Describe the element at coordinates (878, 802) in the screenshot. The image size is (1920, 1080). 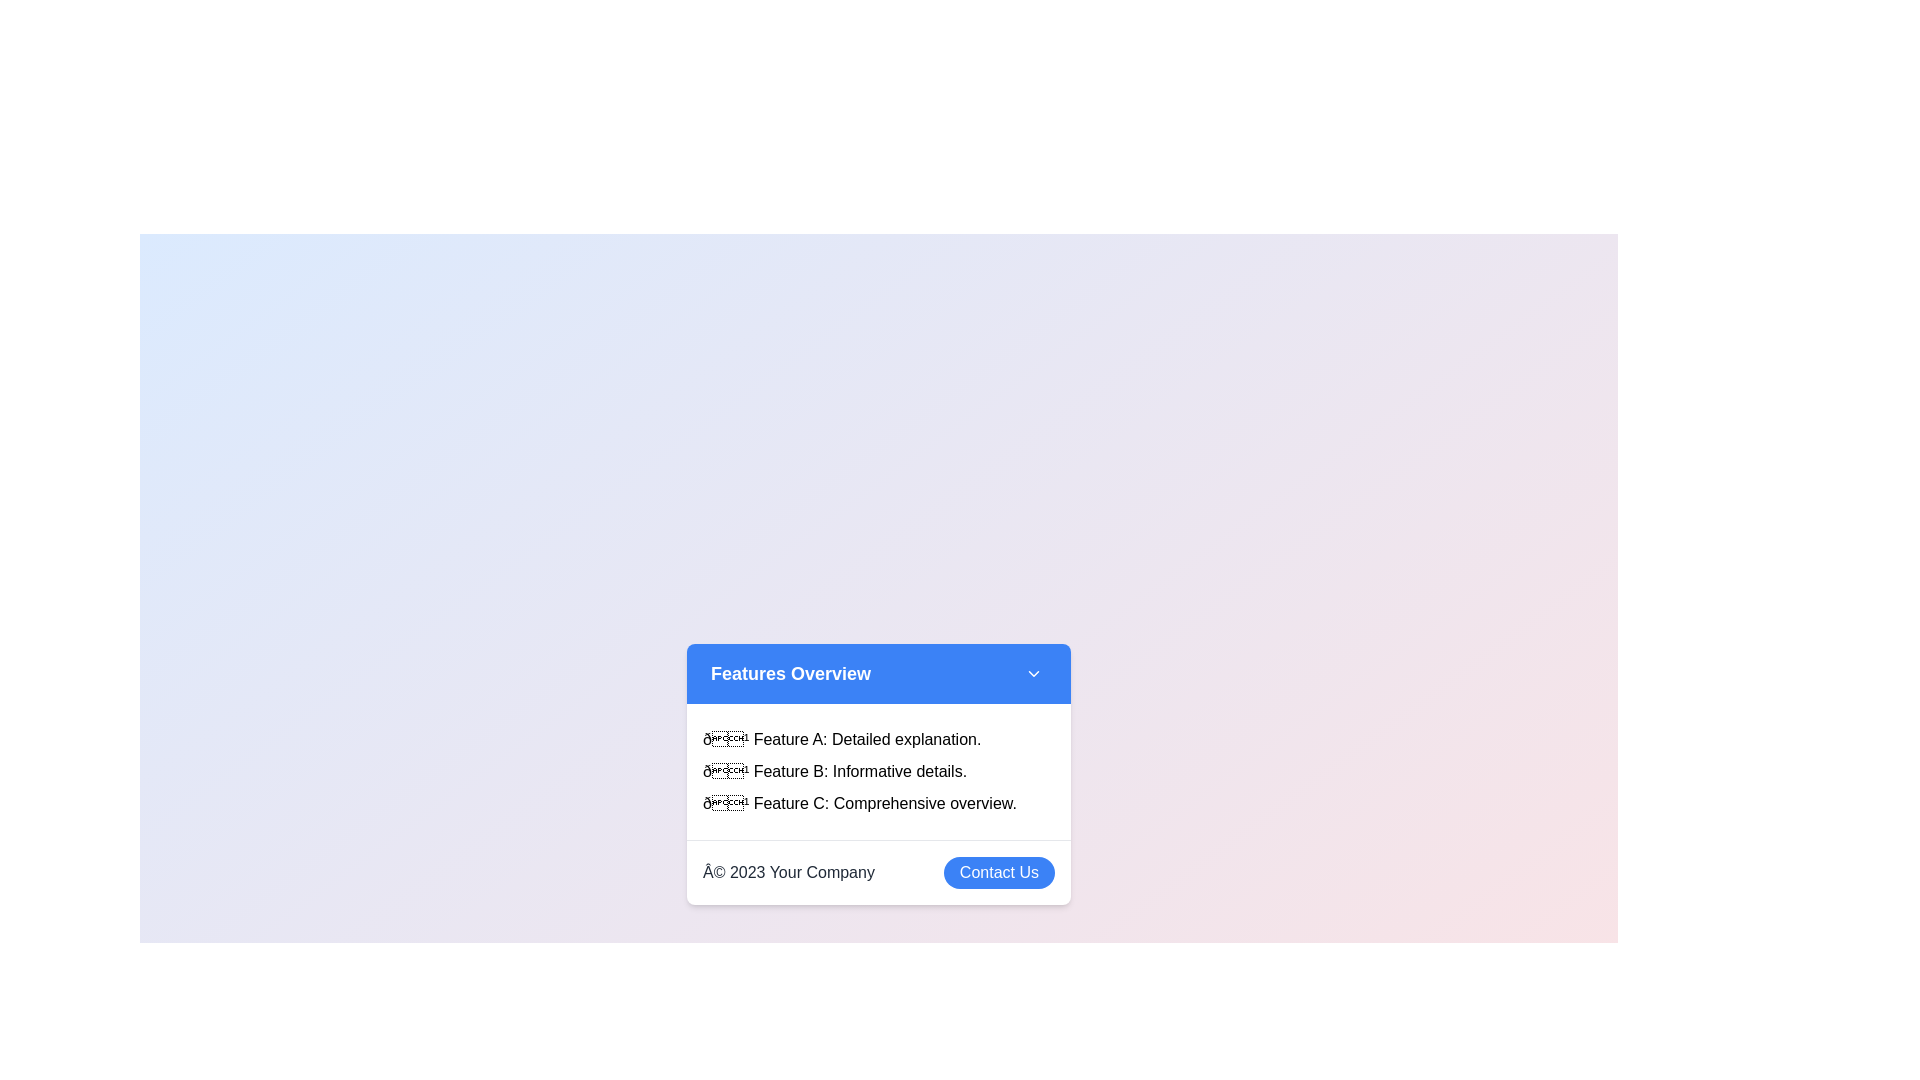
I see `the text label that reads "🔹 Feature C: Comprehensive overview." which is the third item in the Features Overview section` at that location.